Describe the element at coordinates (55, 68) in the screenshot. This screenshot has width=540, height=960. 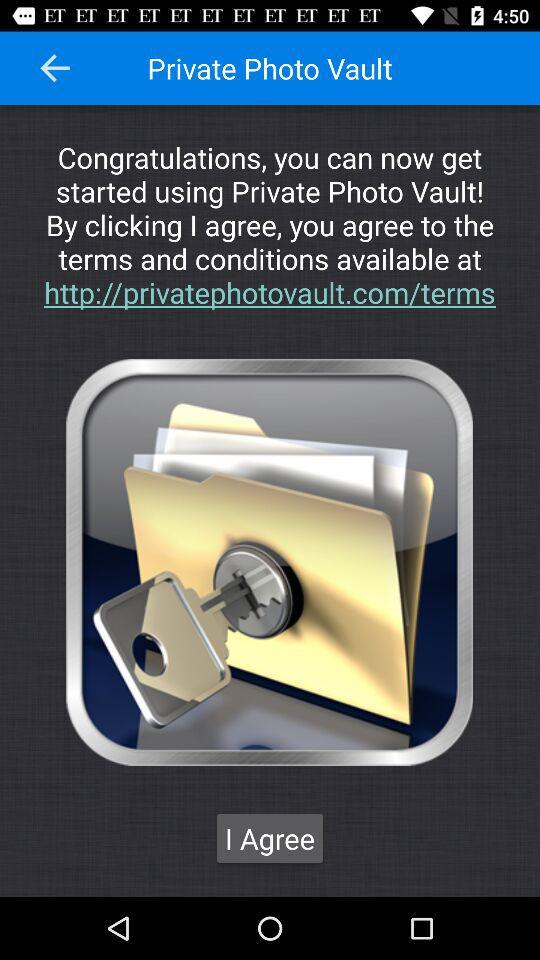
I see `go back` at that location.